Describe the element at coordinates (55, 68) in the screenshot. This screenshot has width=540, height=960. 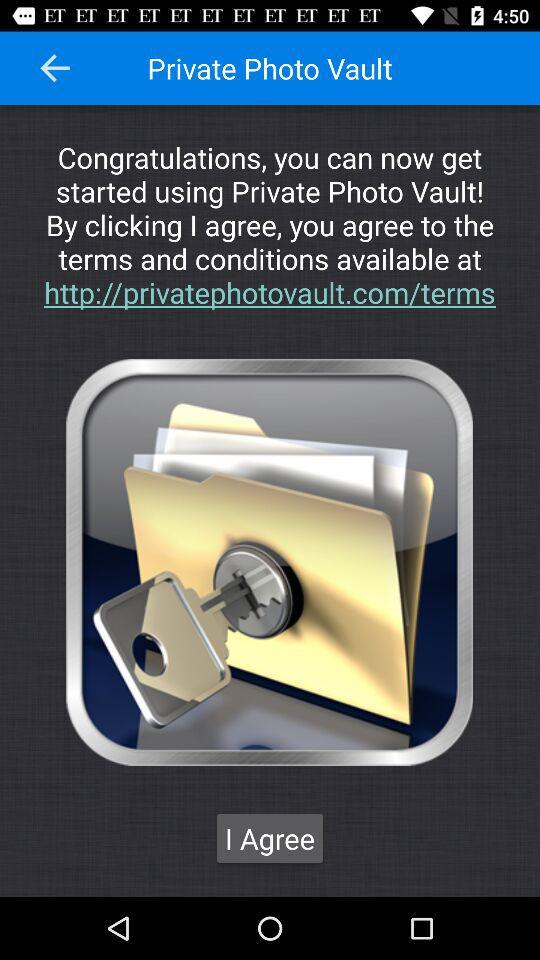
I see `go back` at that location.